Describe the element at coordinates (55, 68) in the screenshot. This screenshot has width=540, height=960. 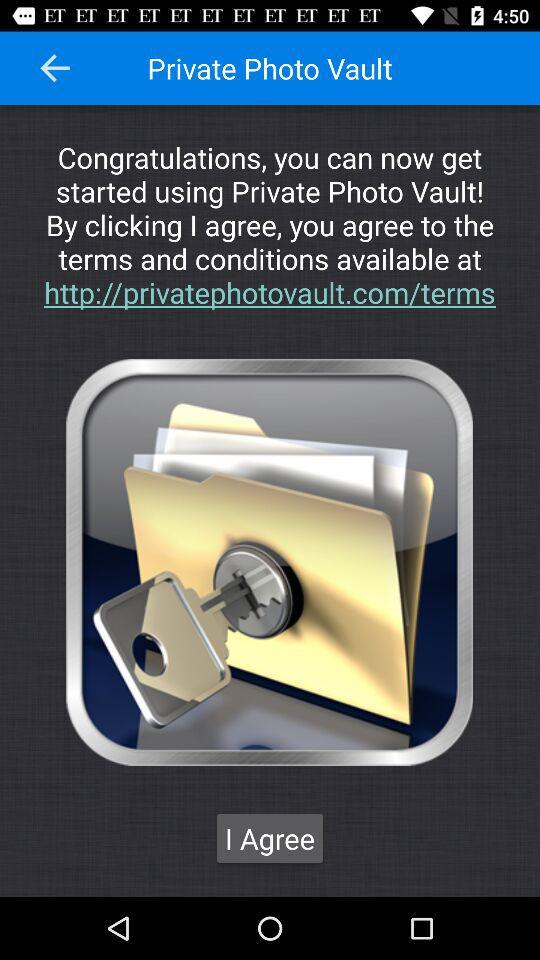
I see `go back` at that location.